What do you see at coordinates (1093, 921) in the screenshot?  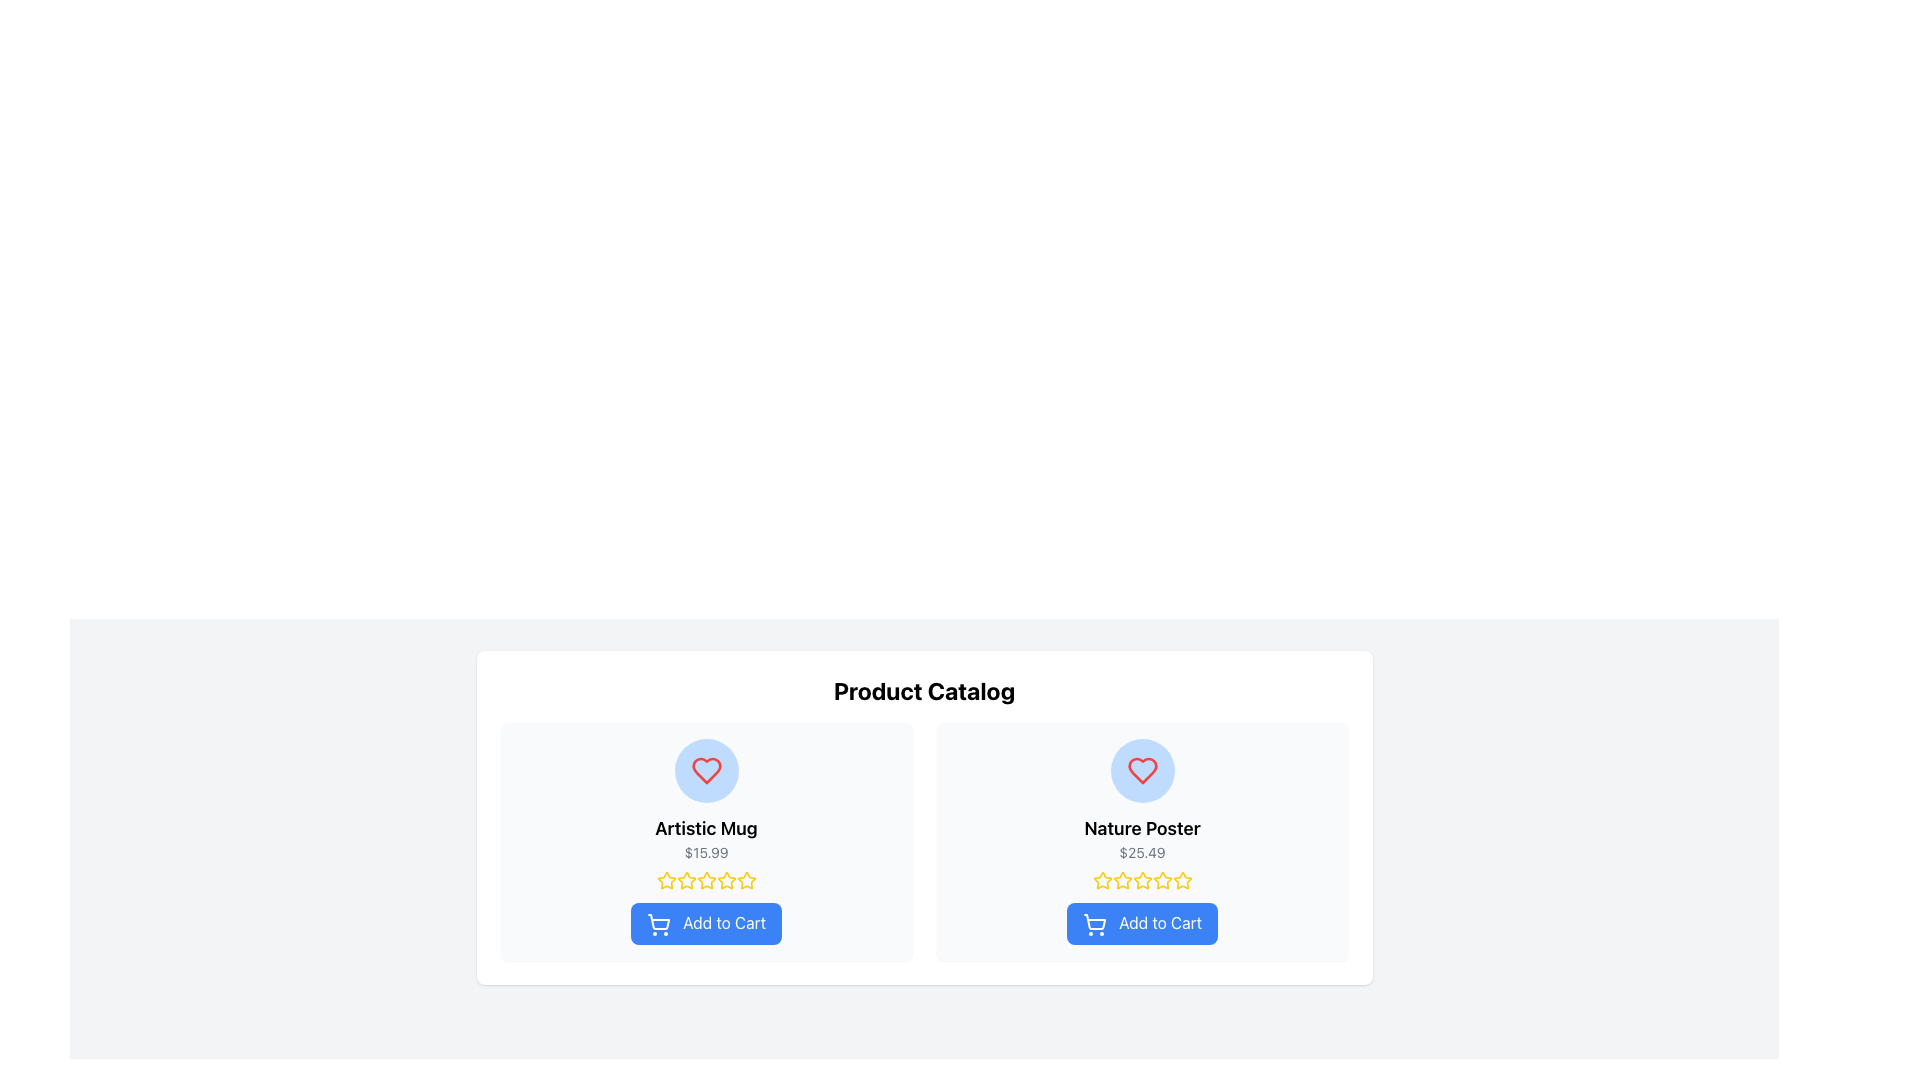 I see `the 'Add to Cart' button encompassing the shopping cart icon for the product 'Nature Poster' in the 'Product Catalog' section` at bounding box center [1093, 921].